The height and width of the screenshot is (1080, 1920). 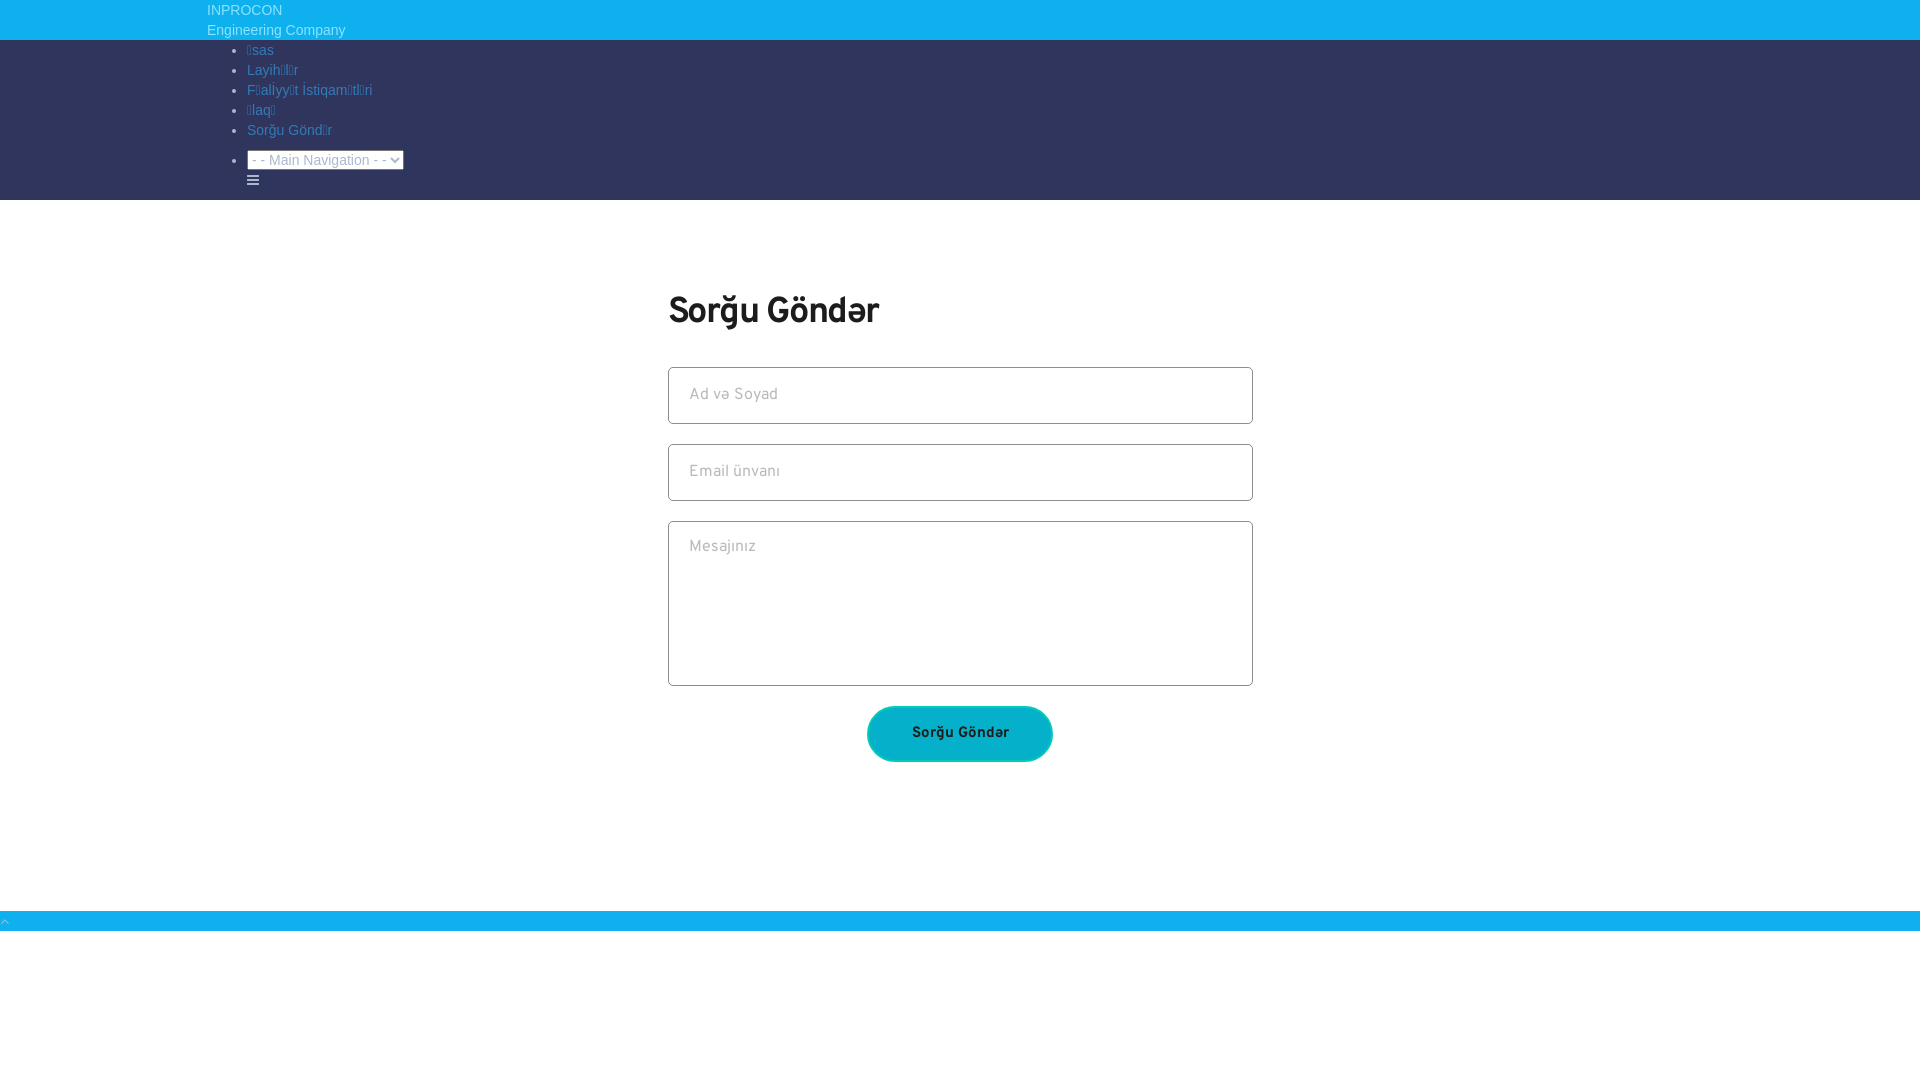 What do you see at coordinates (243, 10) in the screenshot?
I see `'INPROCON'` at bounding box center [243, 10].